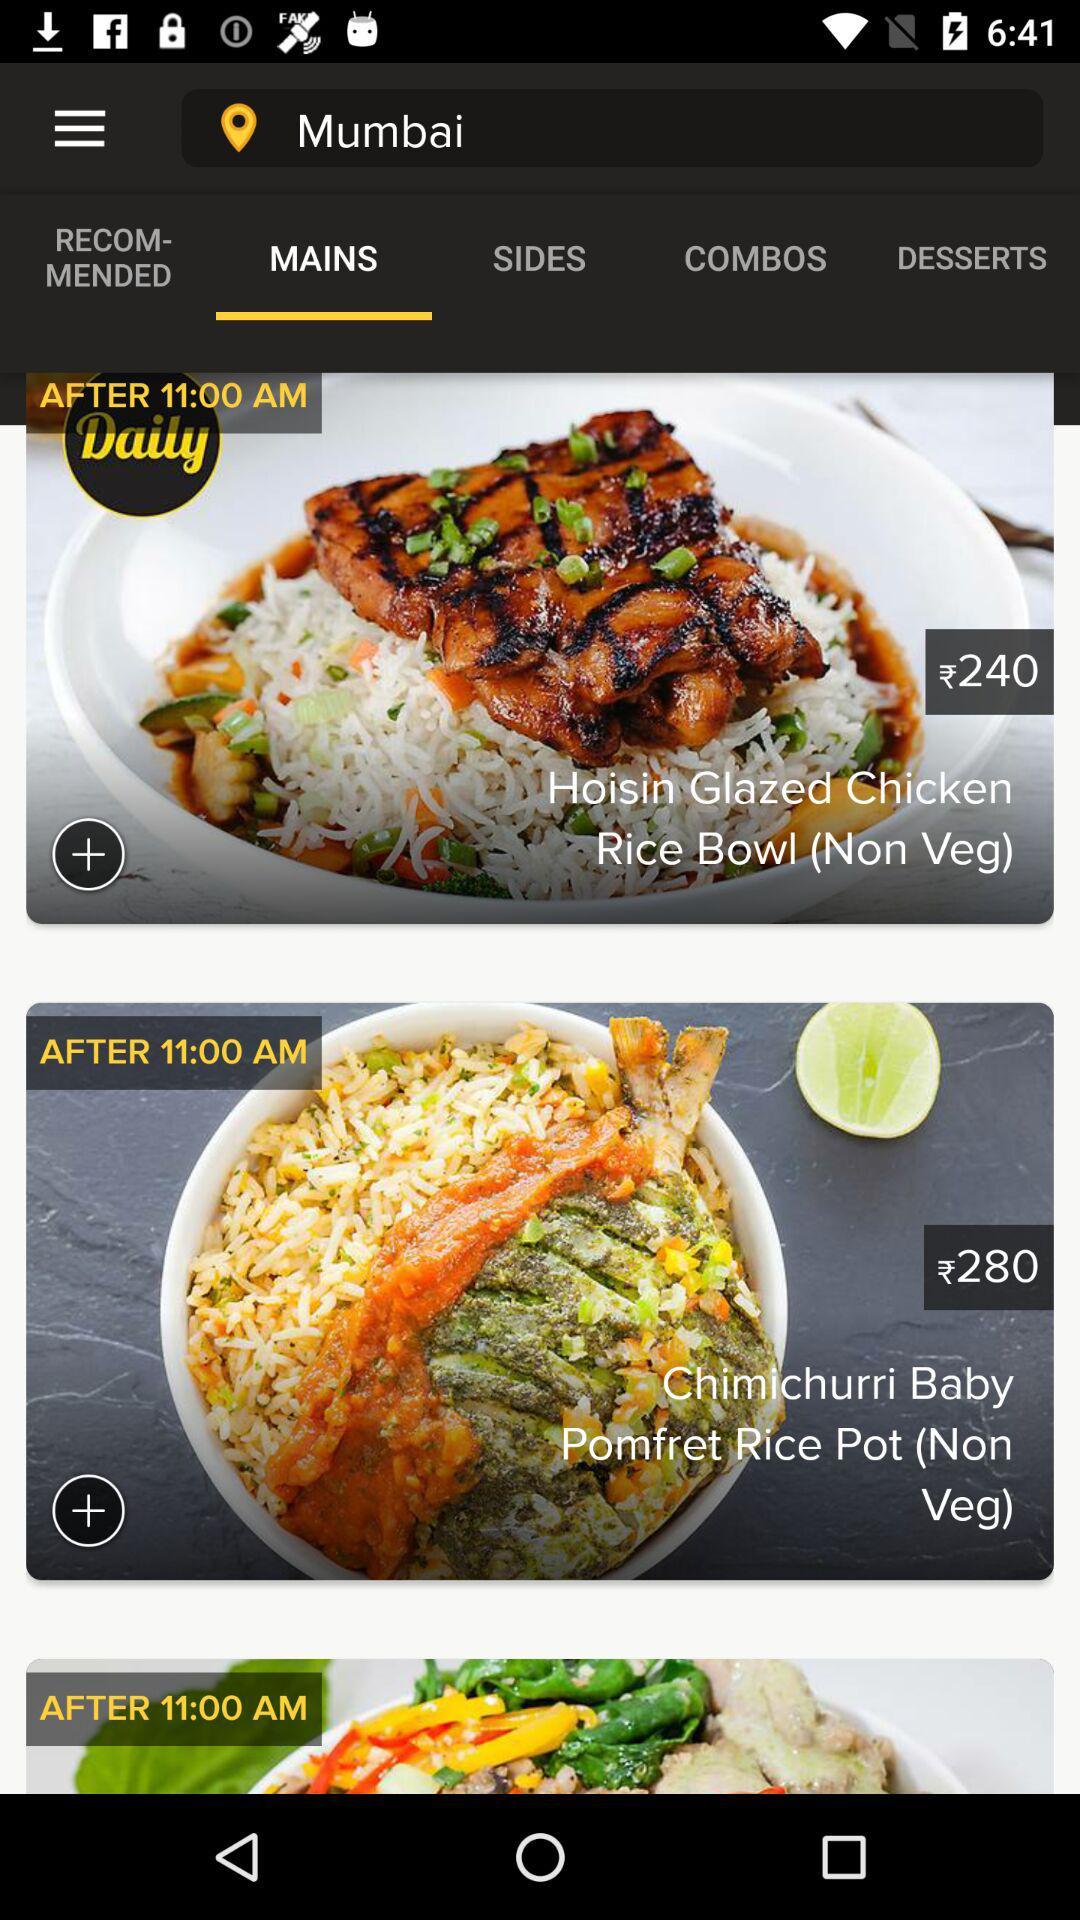 The height and width of the screenshot is (1920, 1080). What do you see at coordinates (66, 127) in the screenshot?
I see `the menu icon` at bounding box center [66, 127].